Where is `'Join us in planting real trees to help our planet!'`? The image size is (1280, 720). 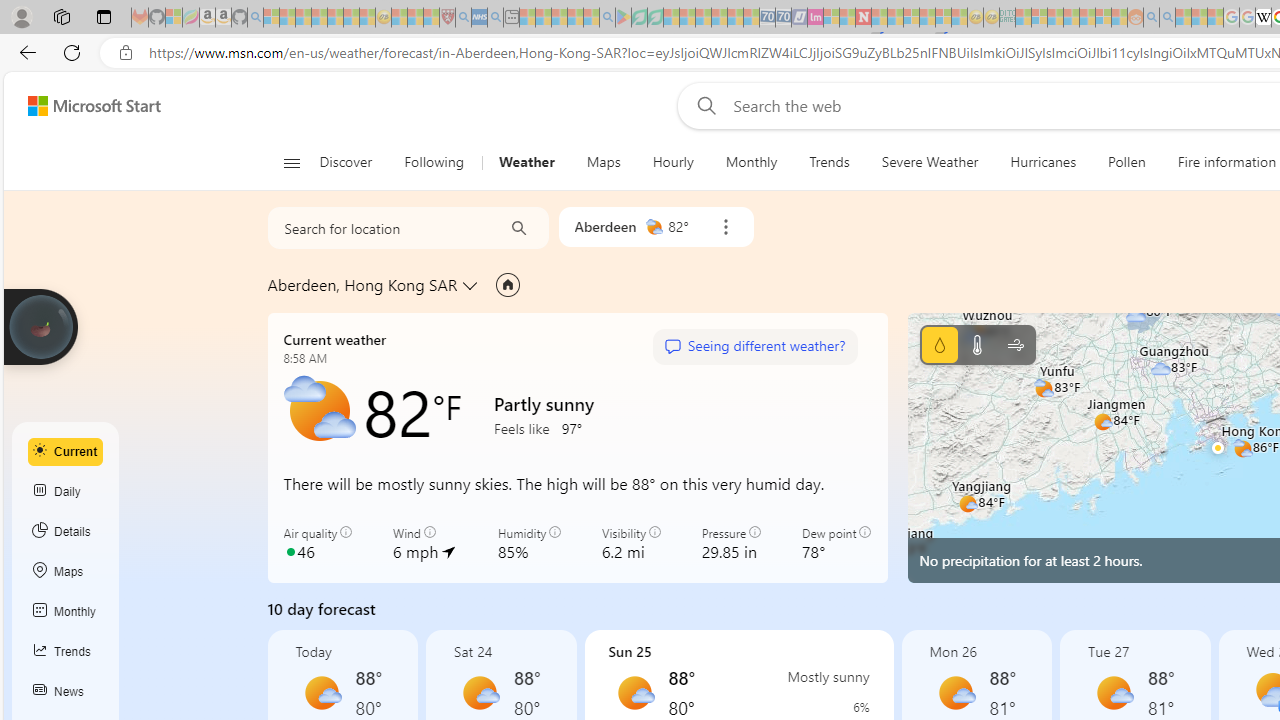
'Join us in planting real trees to help our planet!' is located at coordinates (40, 326).